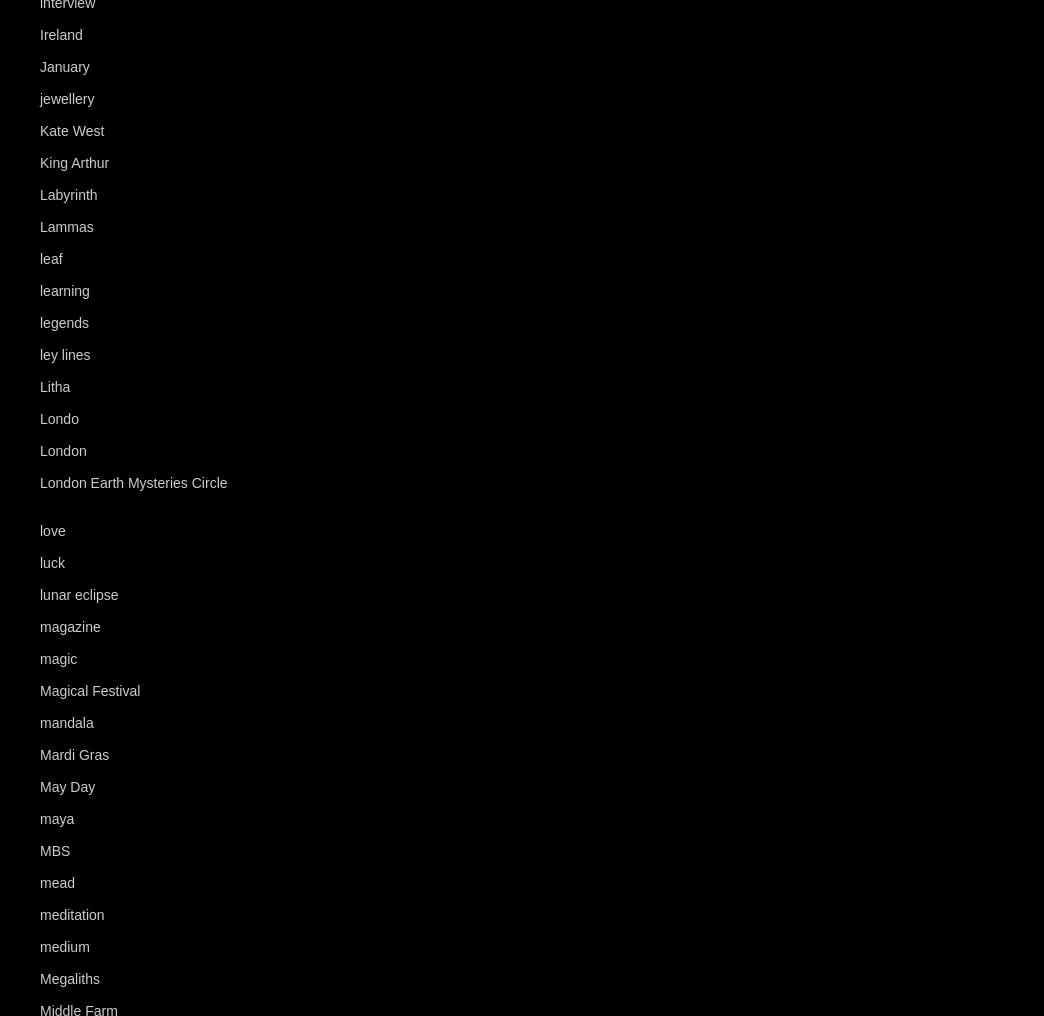  I want to click on 'King Arthur', so click(74, 161).